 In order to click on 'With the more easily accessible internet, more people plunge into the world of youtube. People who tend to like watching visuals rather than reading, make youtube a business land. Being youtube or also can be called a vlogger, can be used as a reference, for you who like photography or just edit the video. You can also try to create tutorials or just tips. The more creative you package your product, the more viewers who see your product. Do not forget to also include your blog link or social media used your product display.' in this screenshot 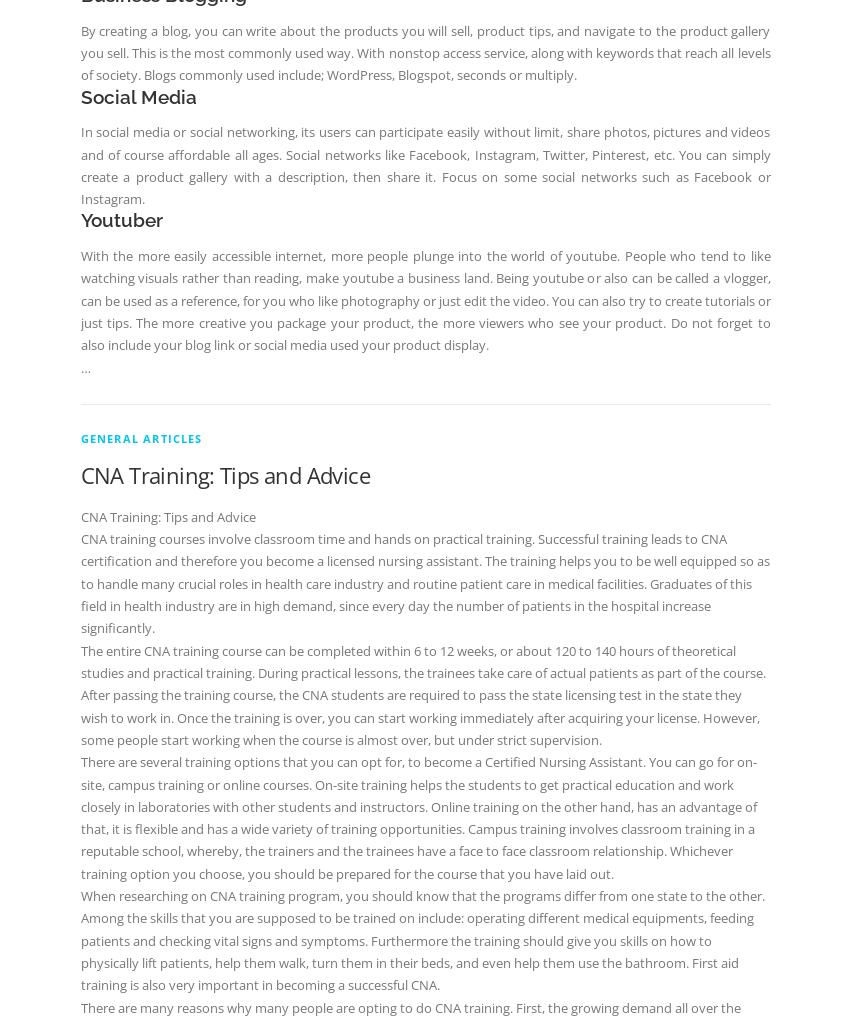, I will do `click(423, 299)`.